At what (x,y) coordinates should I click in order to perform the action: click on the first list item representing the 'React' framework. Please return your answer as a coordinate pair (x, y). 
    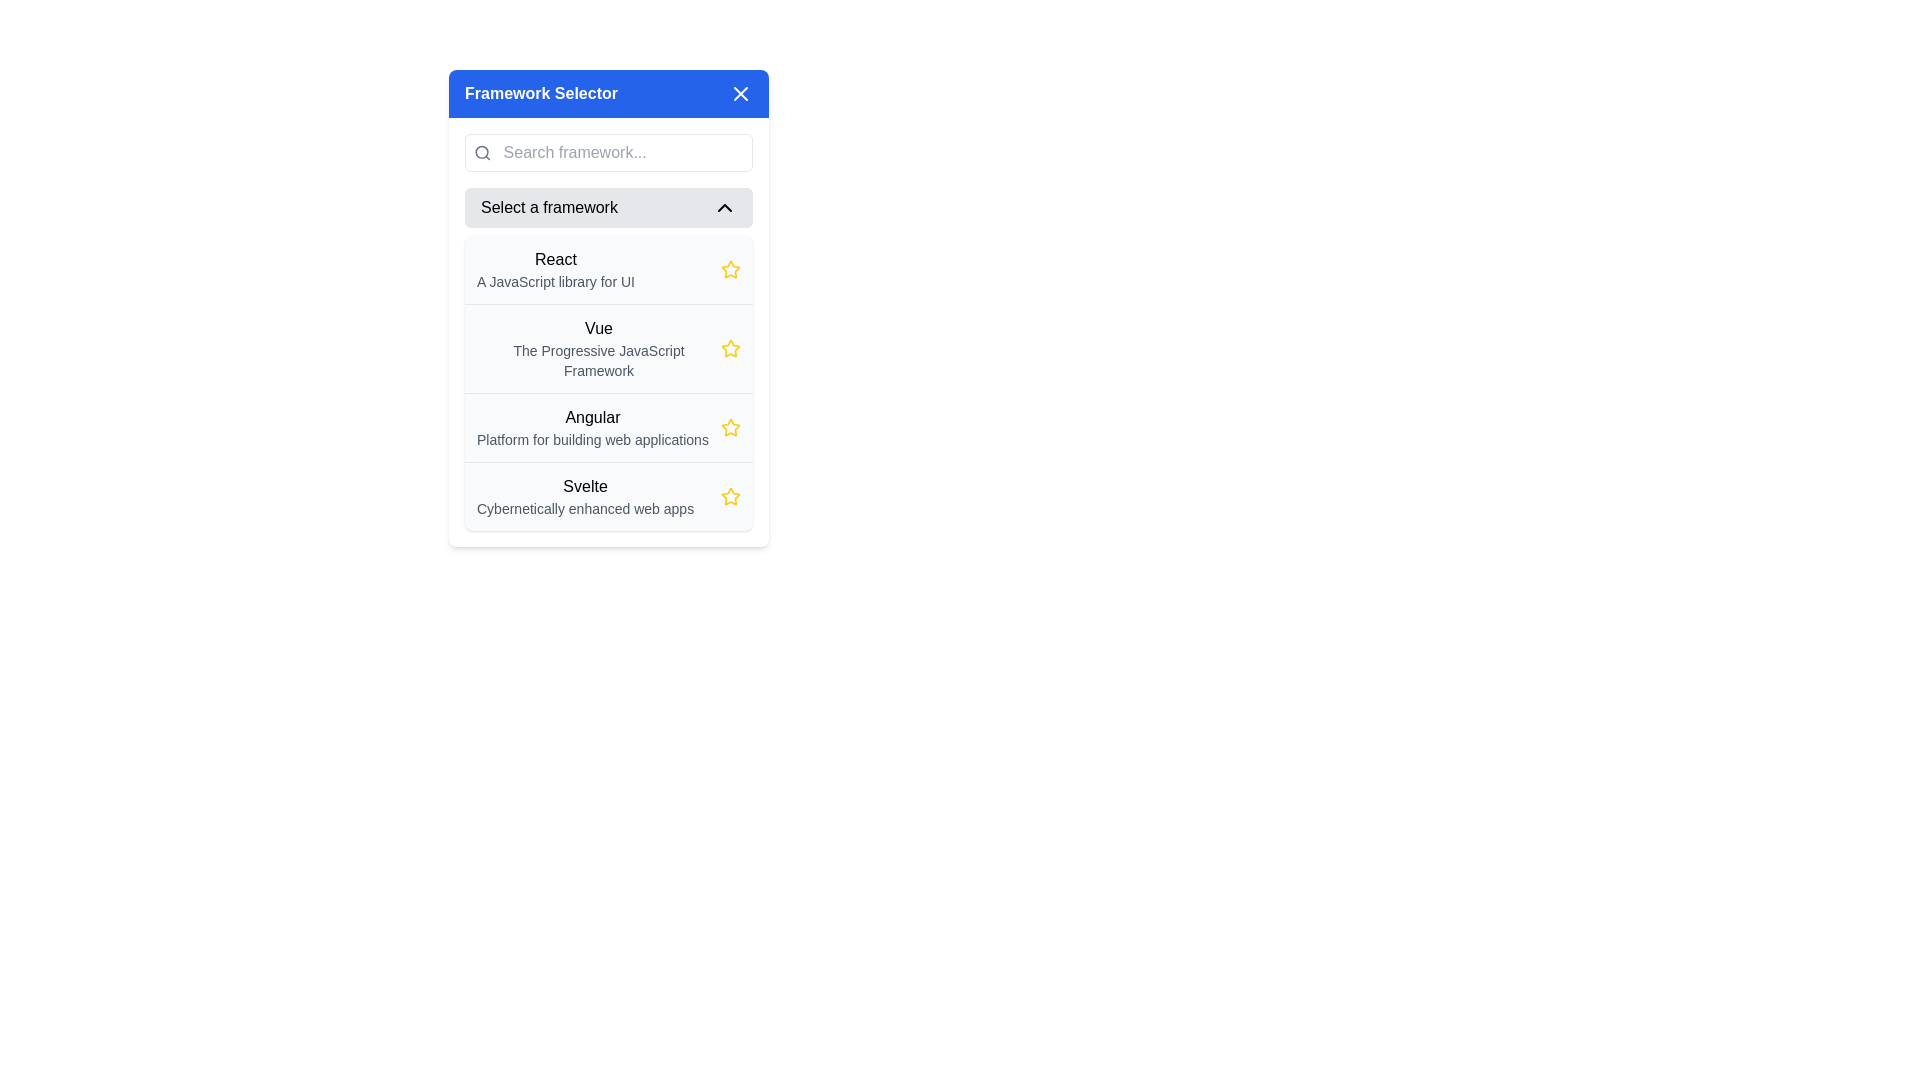
    Looking at the image, I should click on (608, 270).